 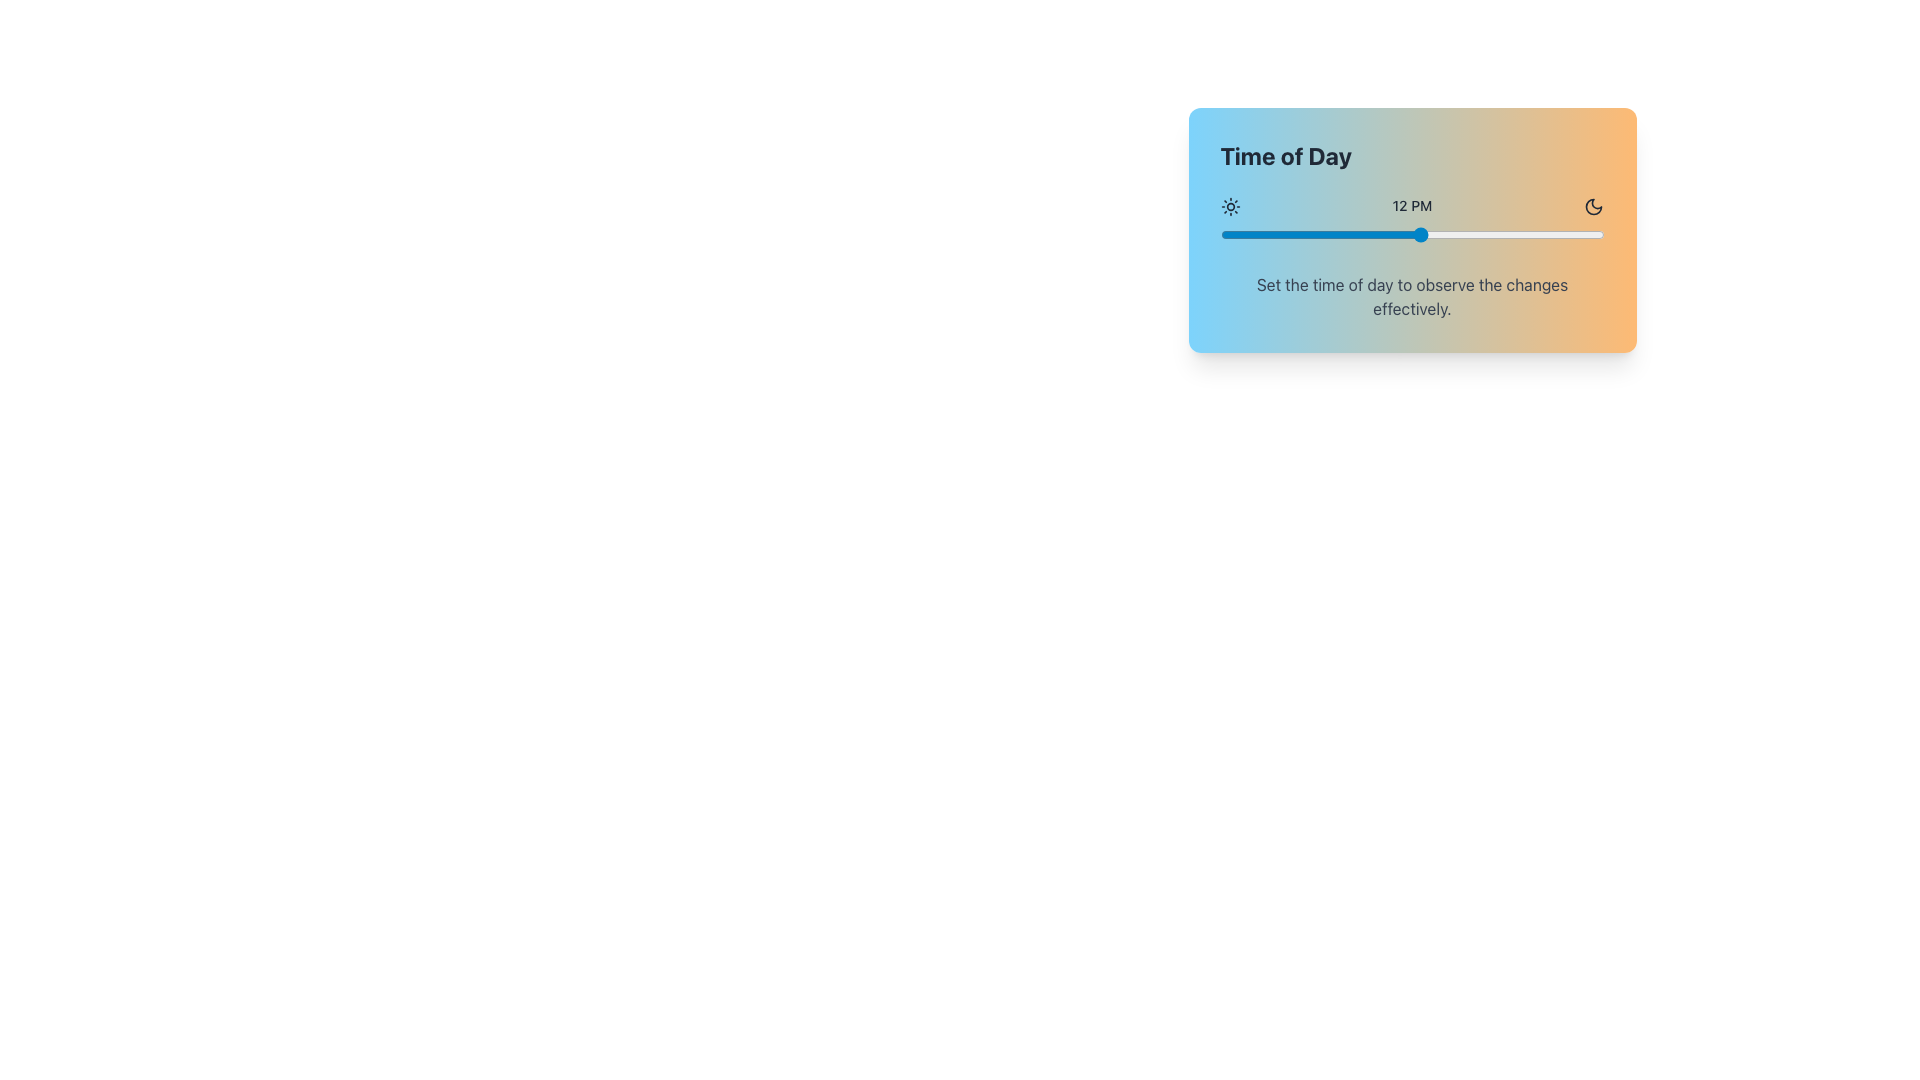 I want to click on the time of day, so click(x=1586, y=234).